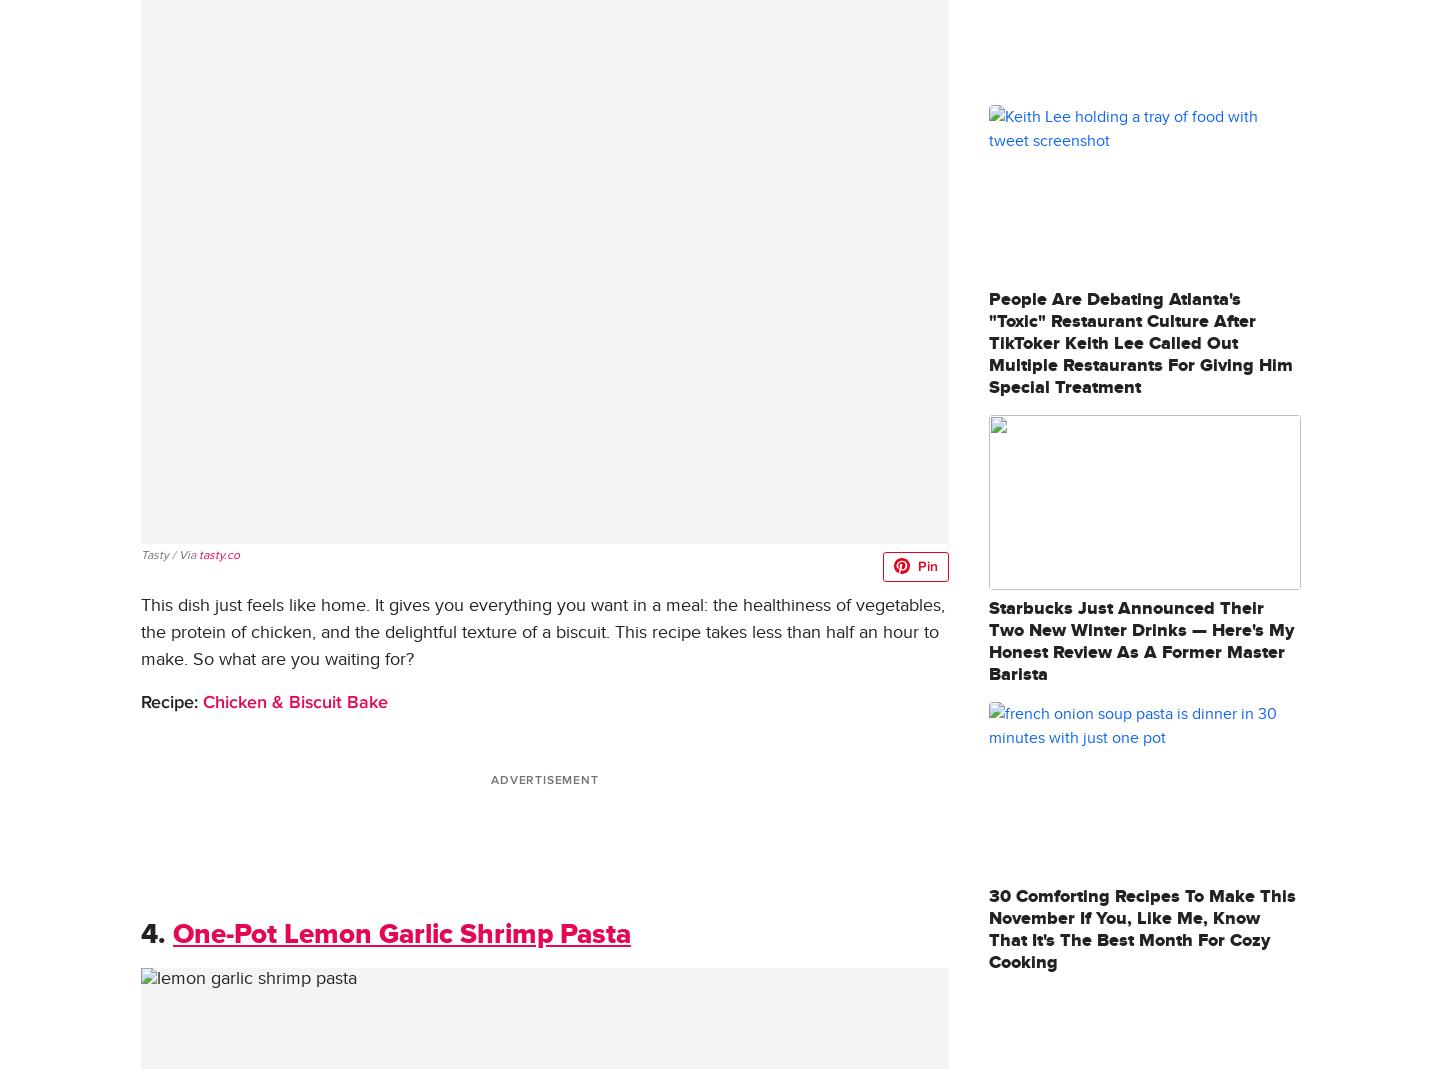 Image resolution: width=1450 pixels, height=1069 pixels. Describe the element at coordinates (544, 779) in the screenshot. I see `'ADVERTISEMENT'` at that location.